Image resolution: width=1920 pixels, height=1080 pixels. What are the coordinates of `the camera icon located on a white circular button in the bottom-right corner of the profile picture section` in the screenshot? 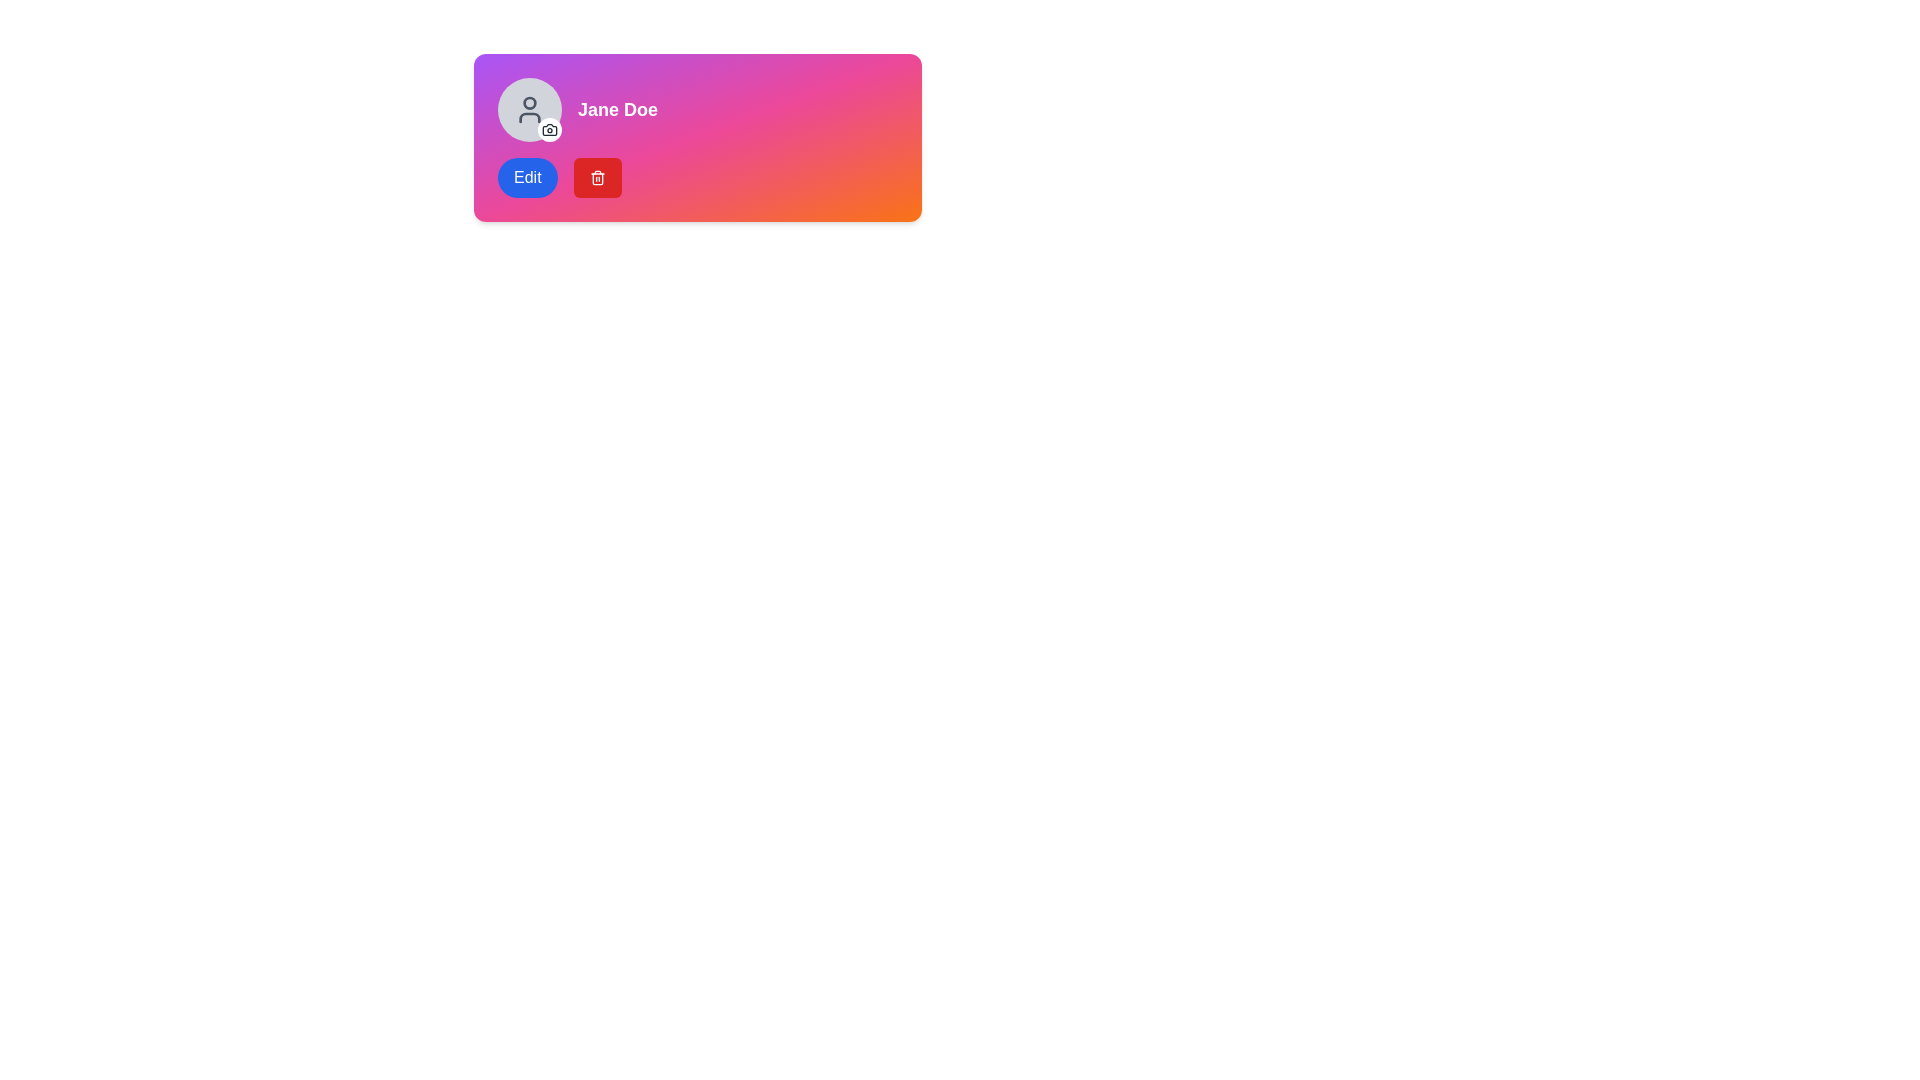 It's located at (550, 130).